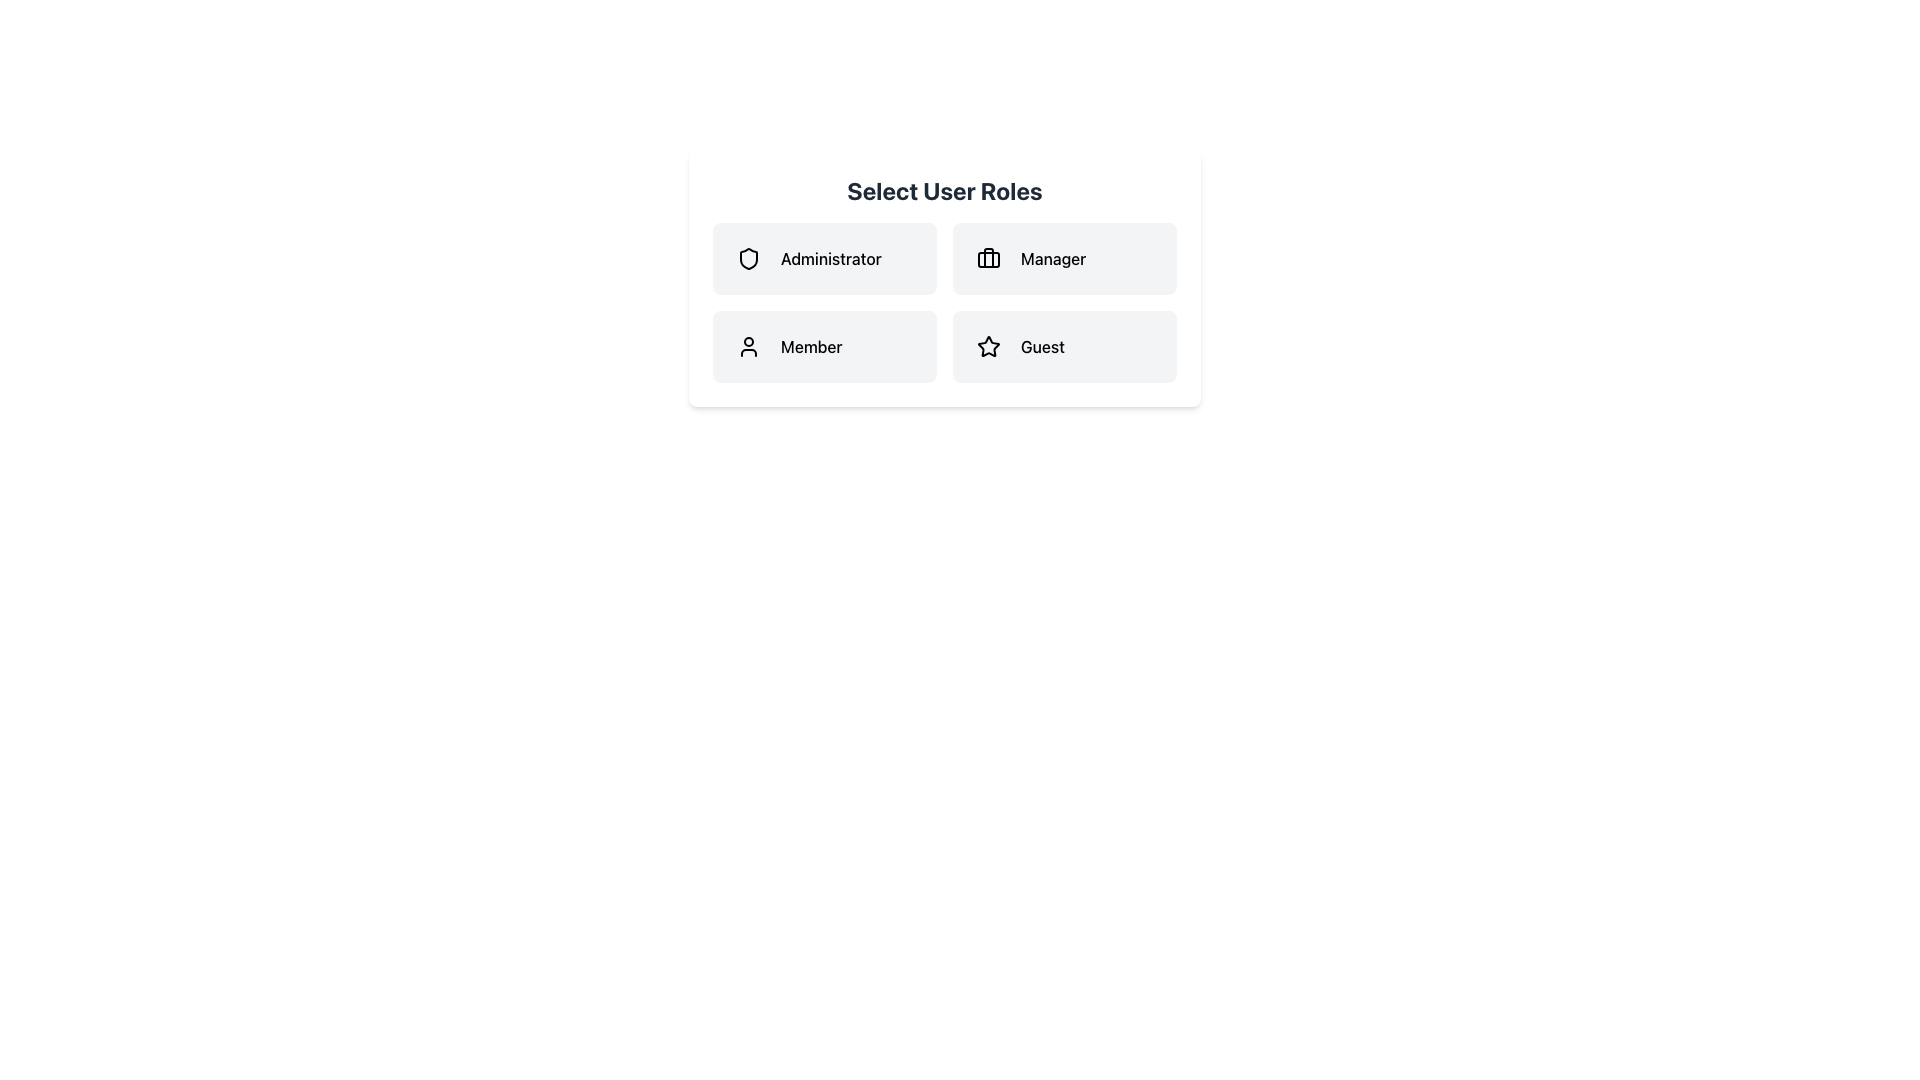  What do you see at coordinates (747, 257) in the screenshot?
I see `the shield icon representing the 'Administrator' role option located in the top-left region of the user roles grid` at bounding box center [747, 257].